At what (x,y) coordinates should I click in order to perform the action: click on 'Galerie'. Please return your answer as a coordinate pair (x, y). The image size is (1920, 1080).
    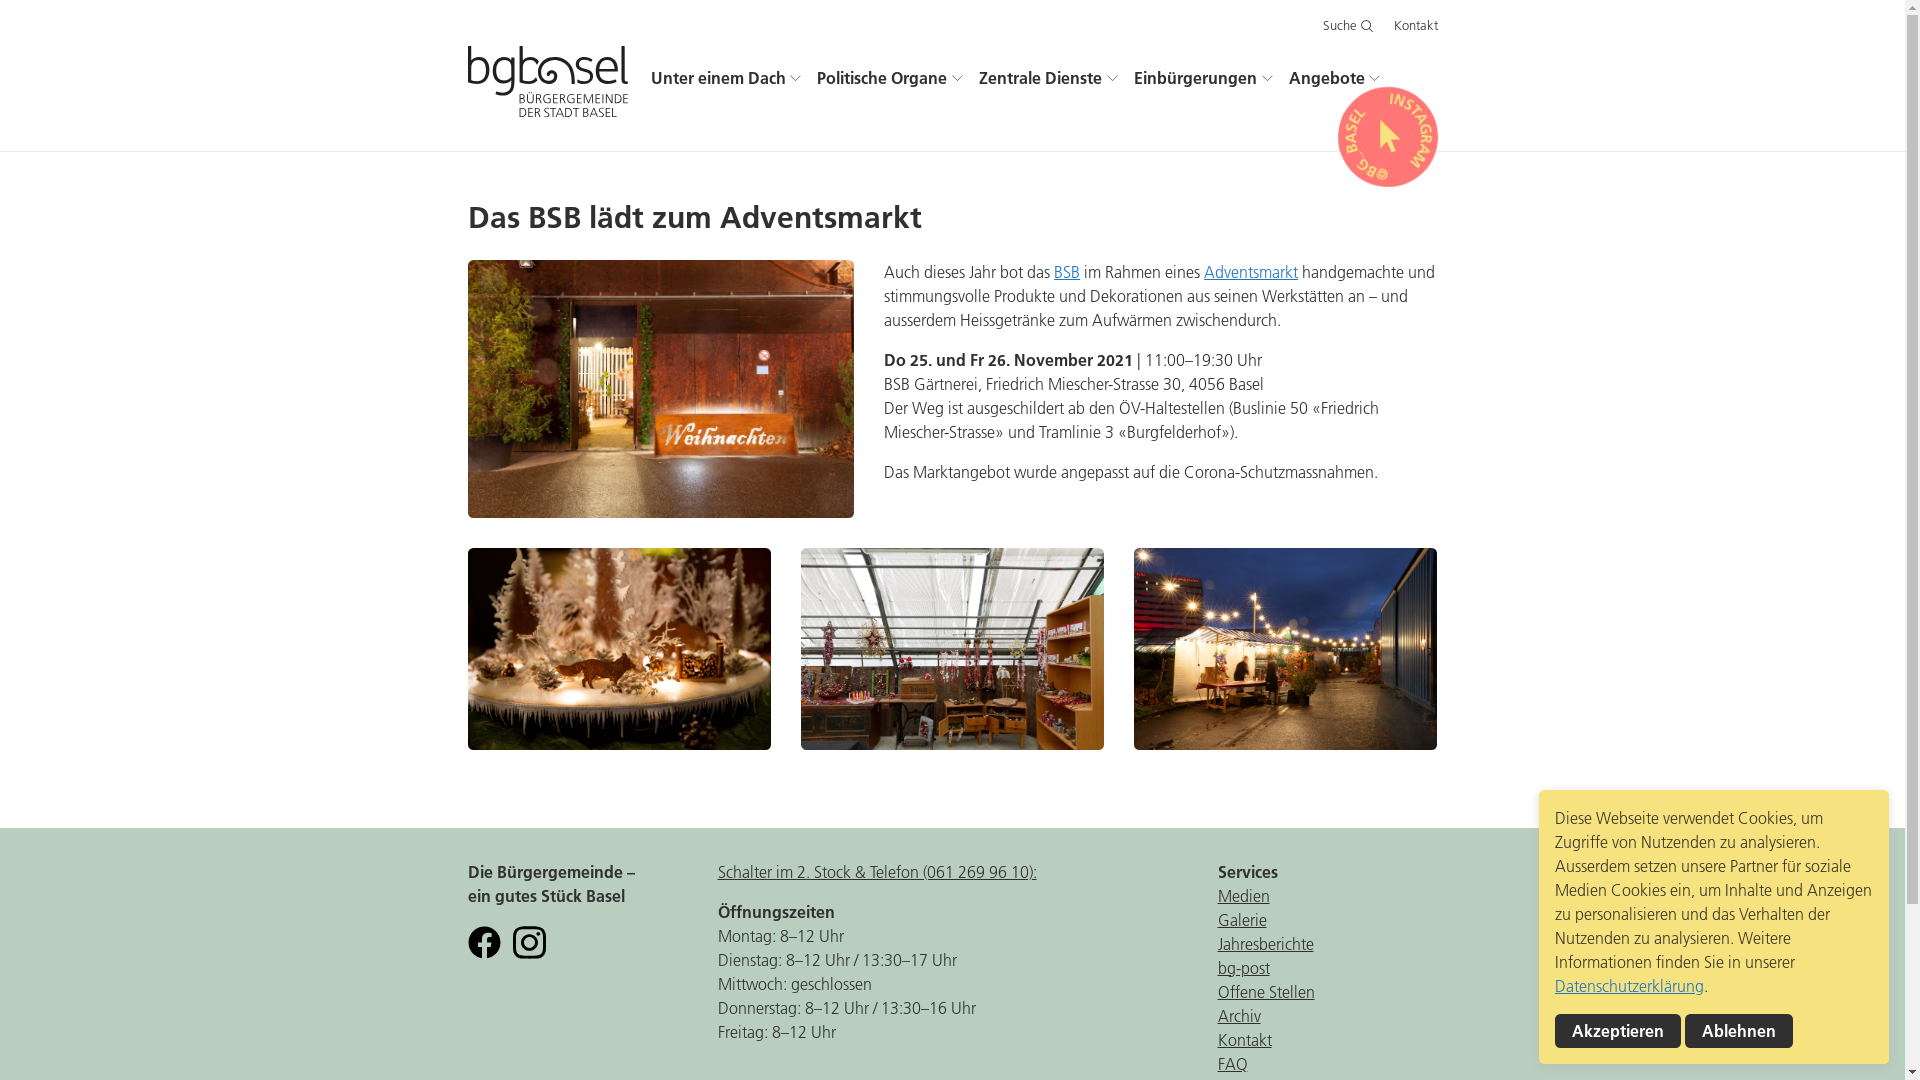
    Looking at the image, I should click on (1241, 920).